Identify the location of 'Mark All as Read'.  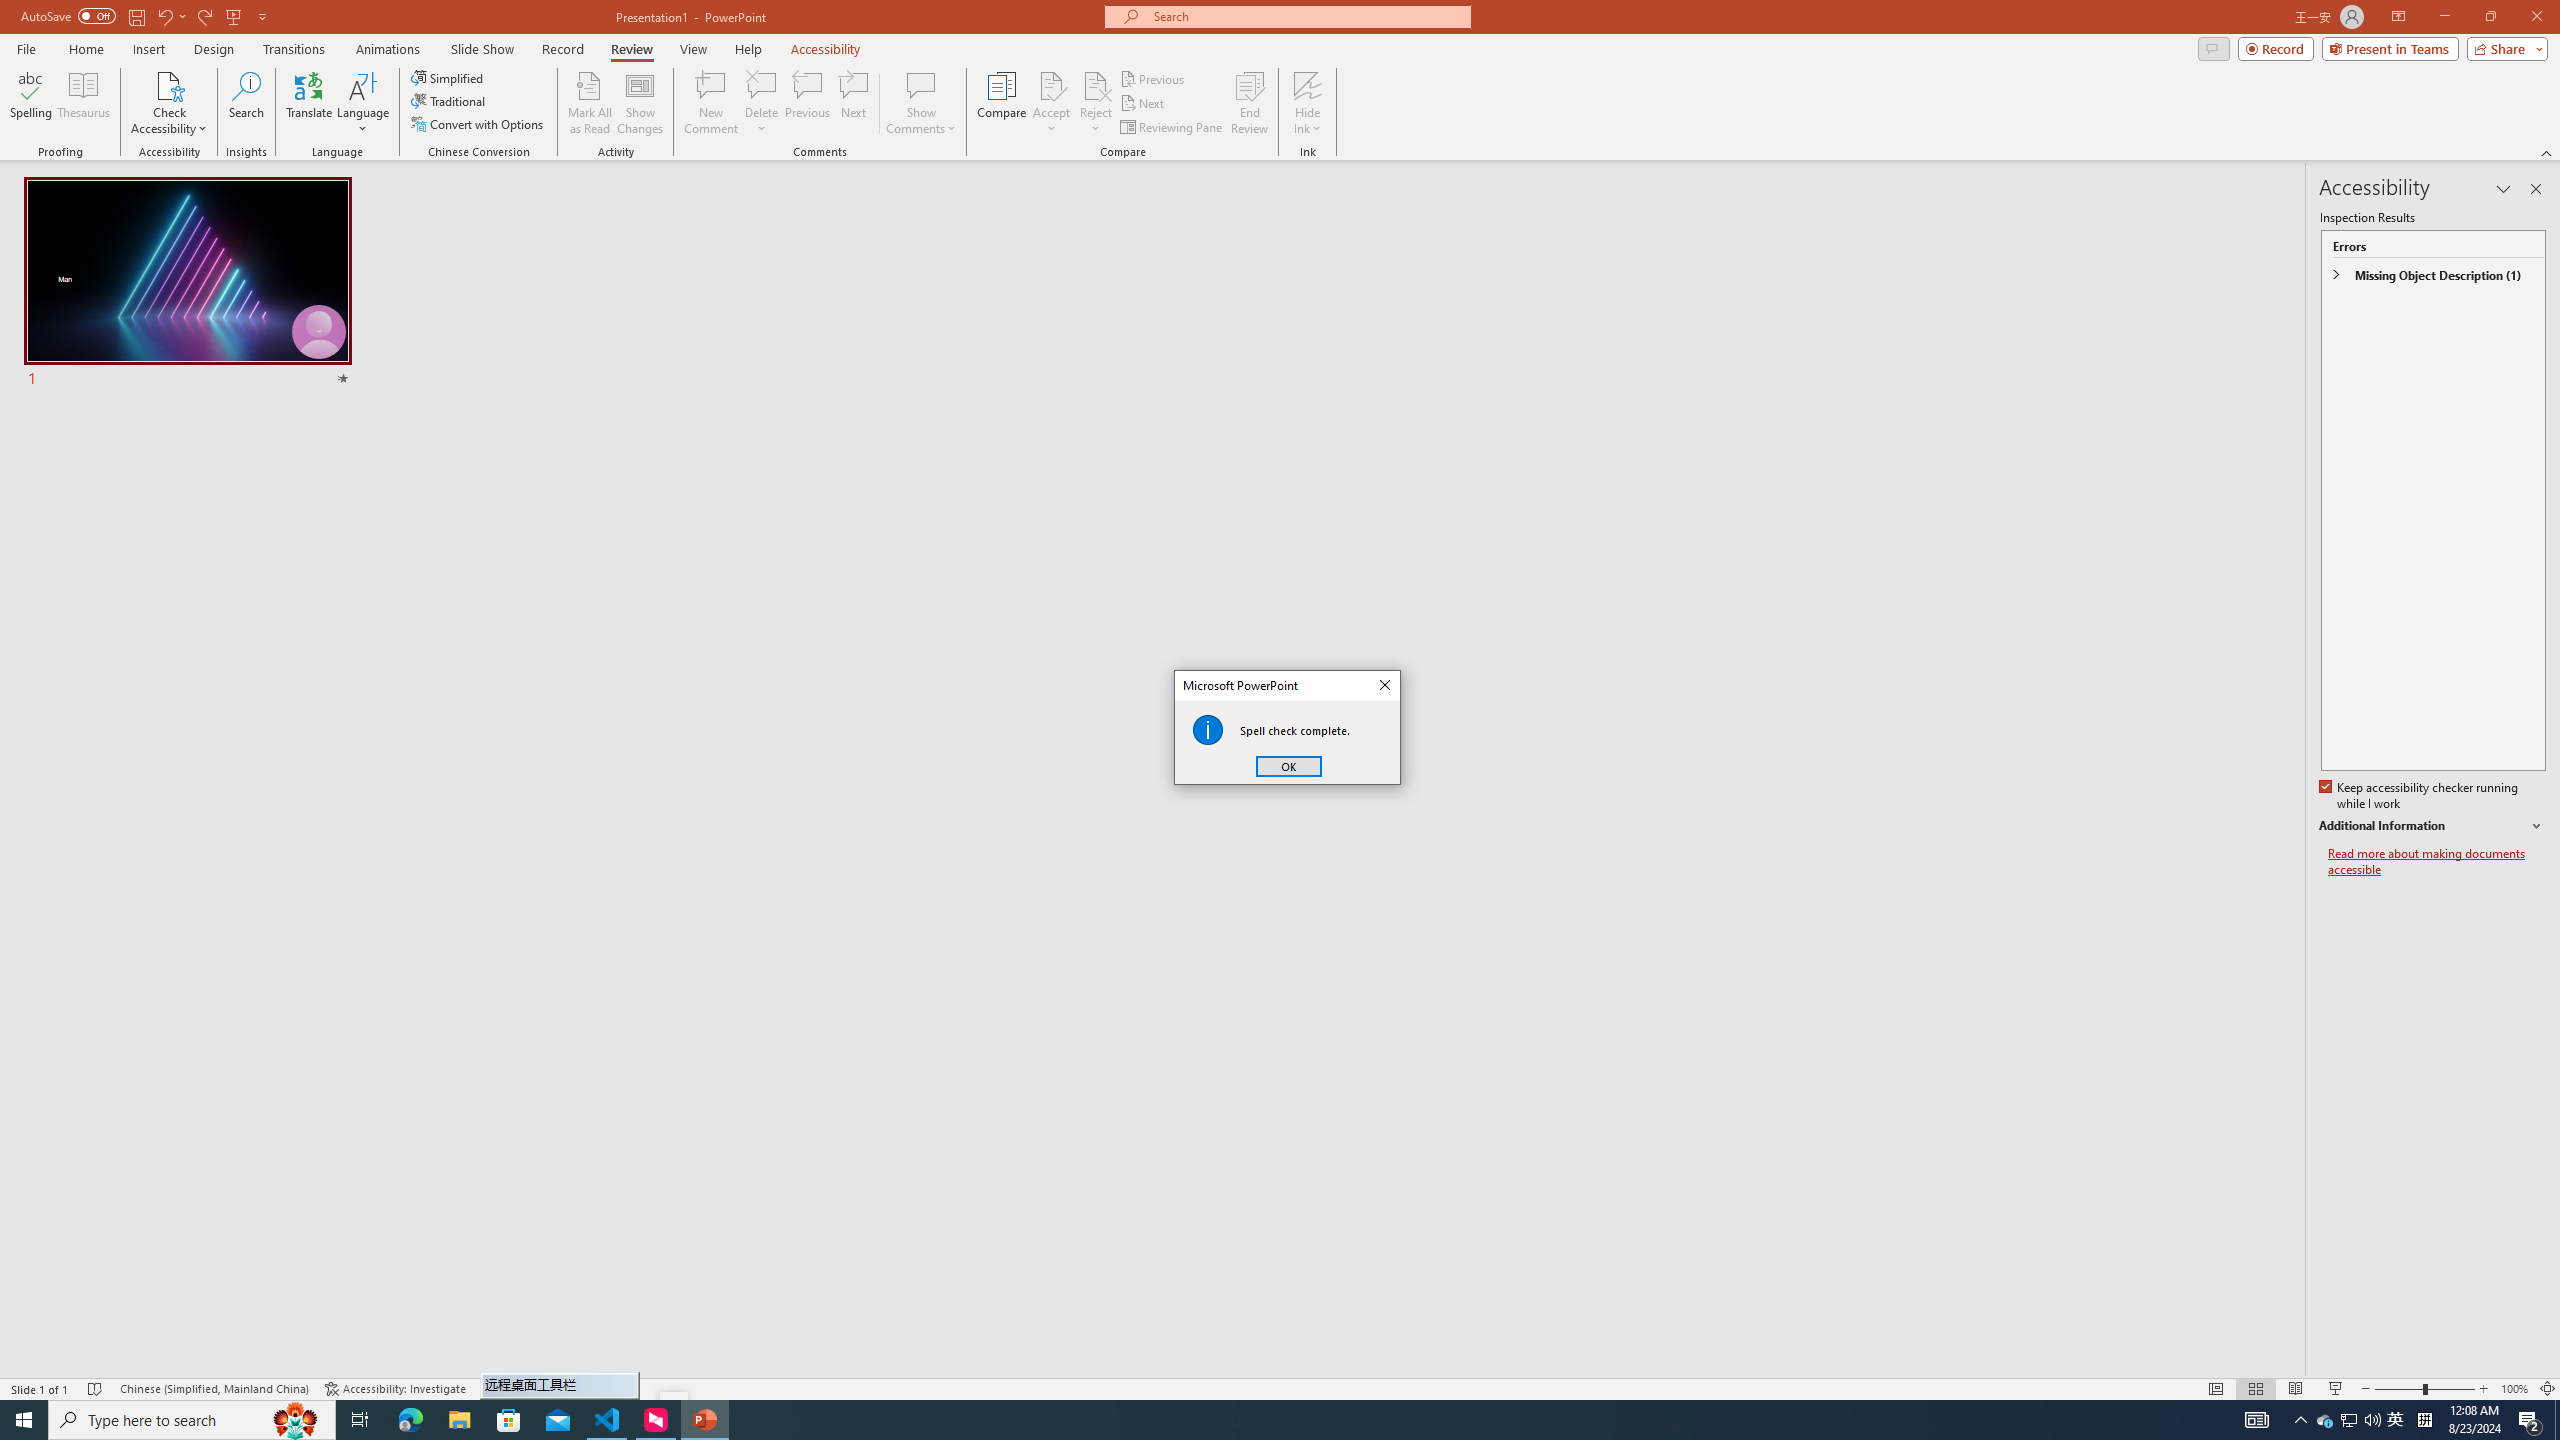
(590, 103).